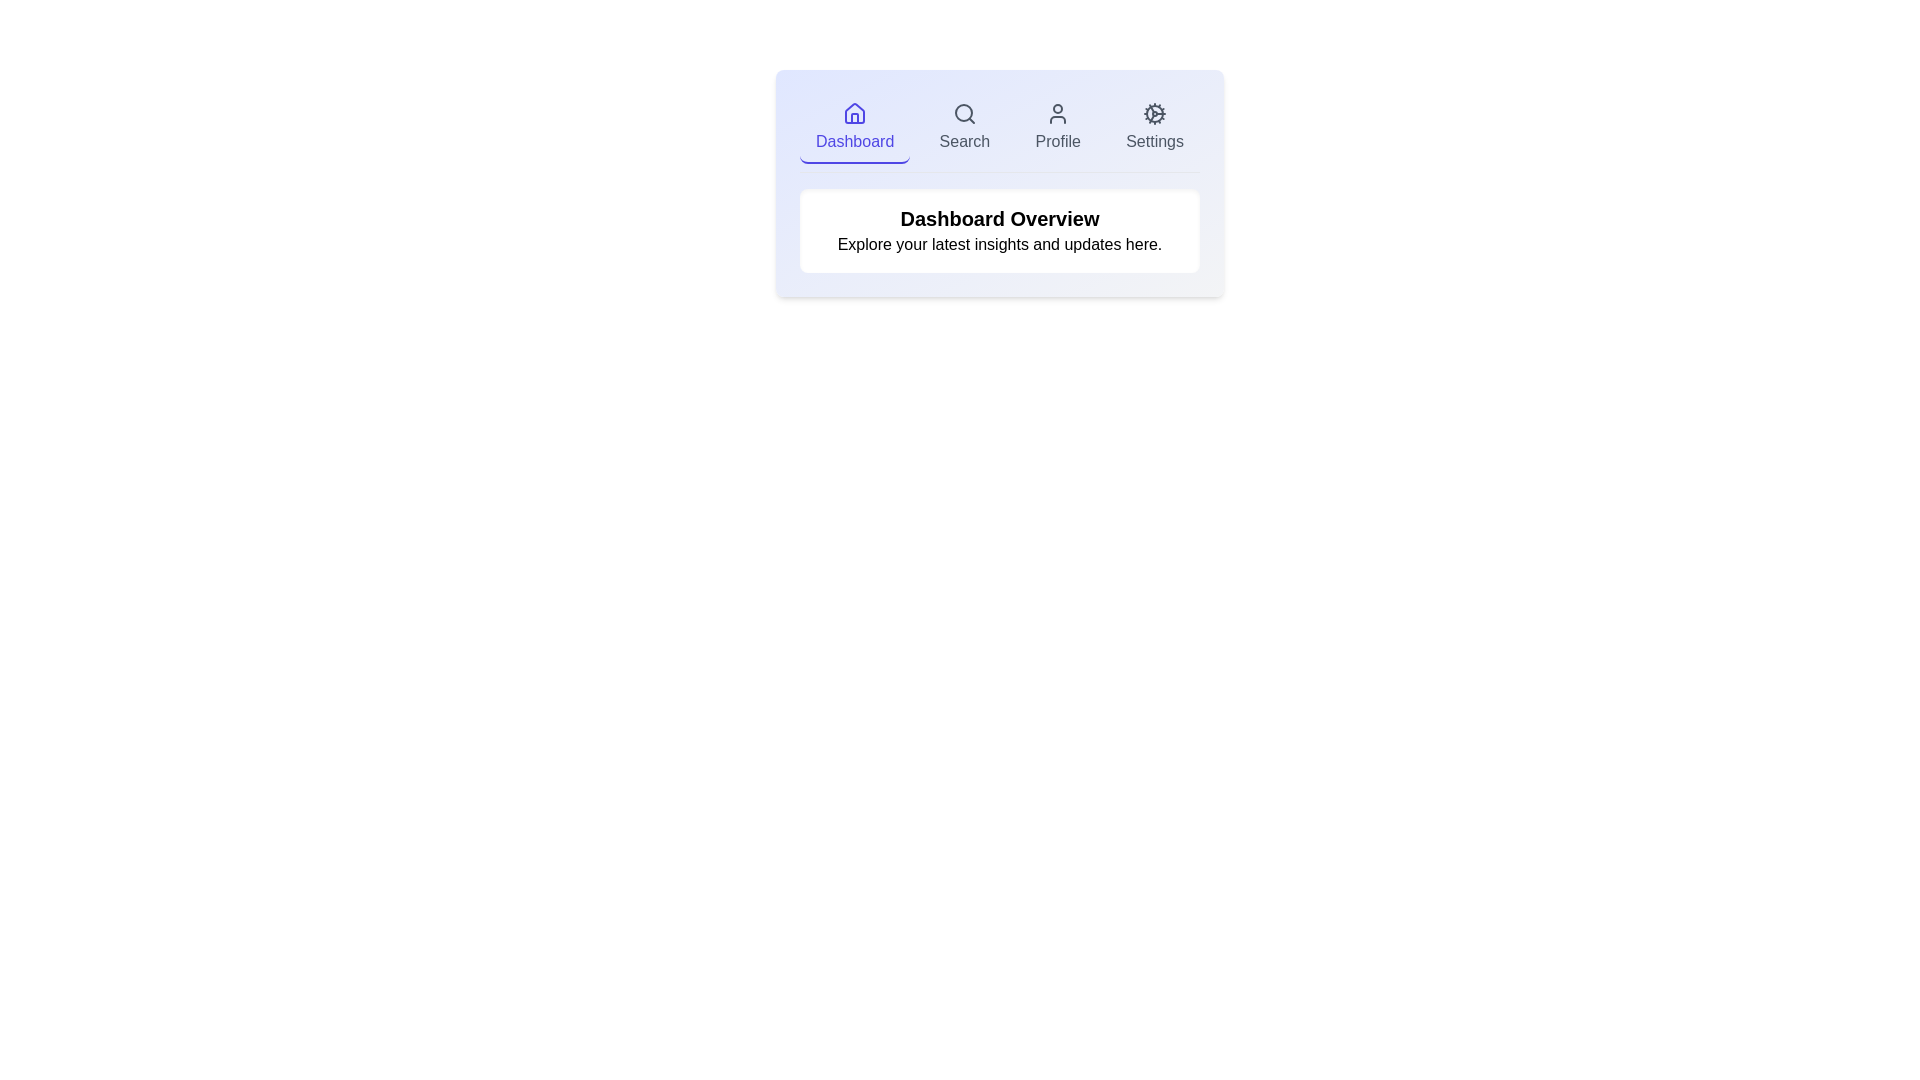 The height and width of the screenshot is (1080, 1920). Describe the element at coordinates (1155, 114) in the screenshot. I see `the Circle within Cogwheel icon, which is the central component of the Settings button located at the end of the navigation bar` at that location.